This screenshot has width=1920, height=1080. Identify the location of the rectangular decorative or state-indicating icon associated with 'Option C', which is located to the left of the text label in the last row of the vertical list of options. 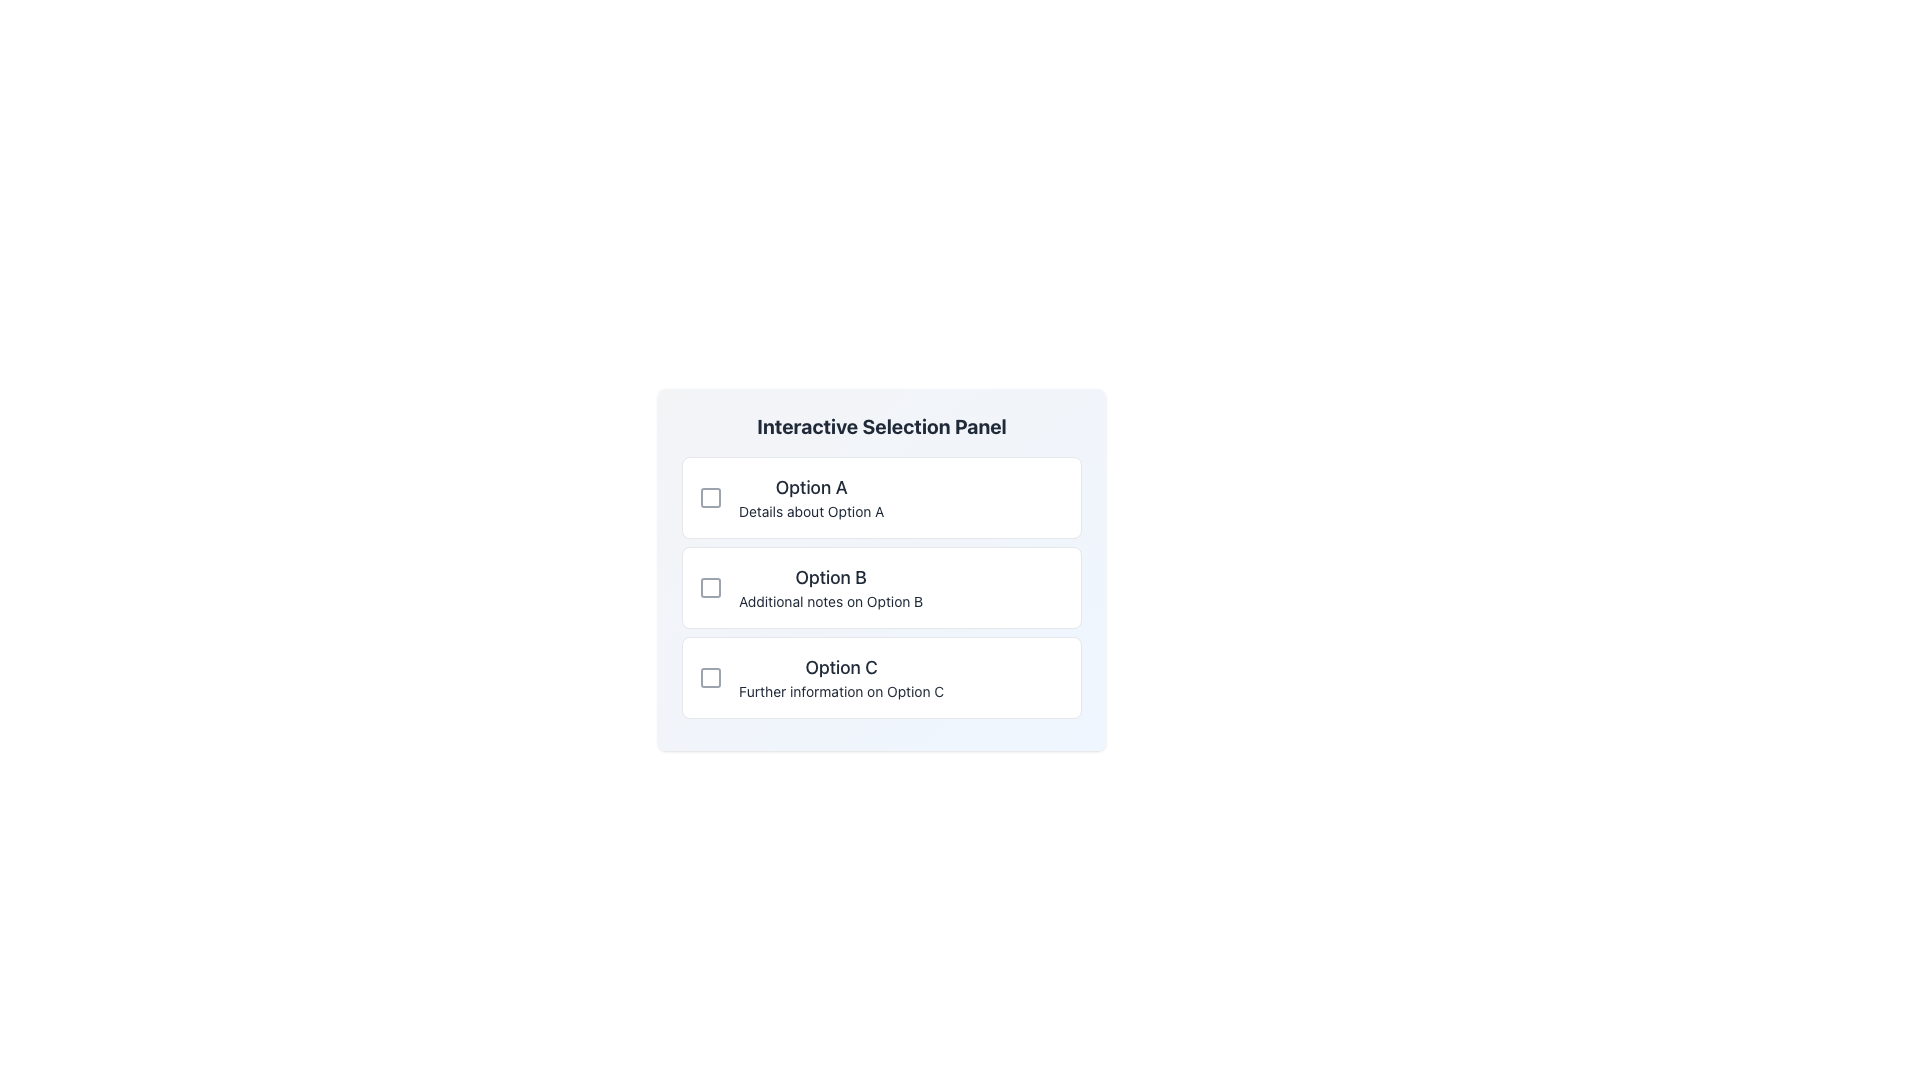
(710, 677).